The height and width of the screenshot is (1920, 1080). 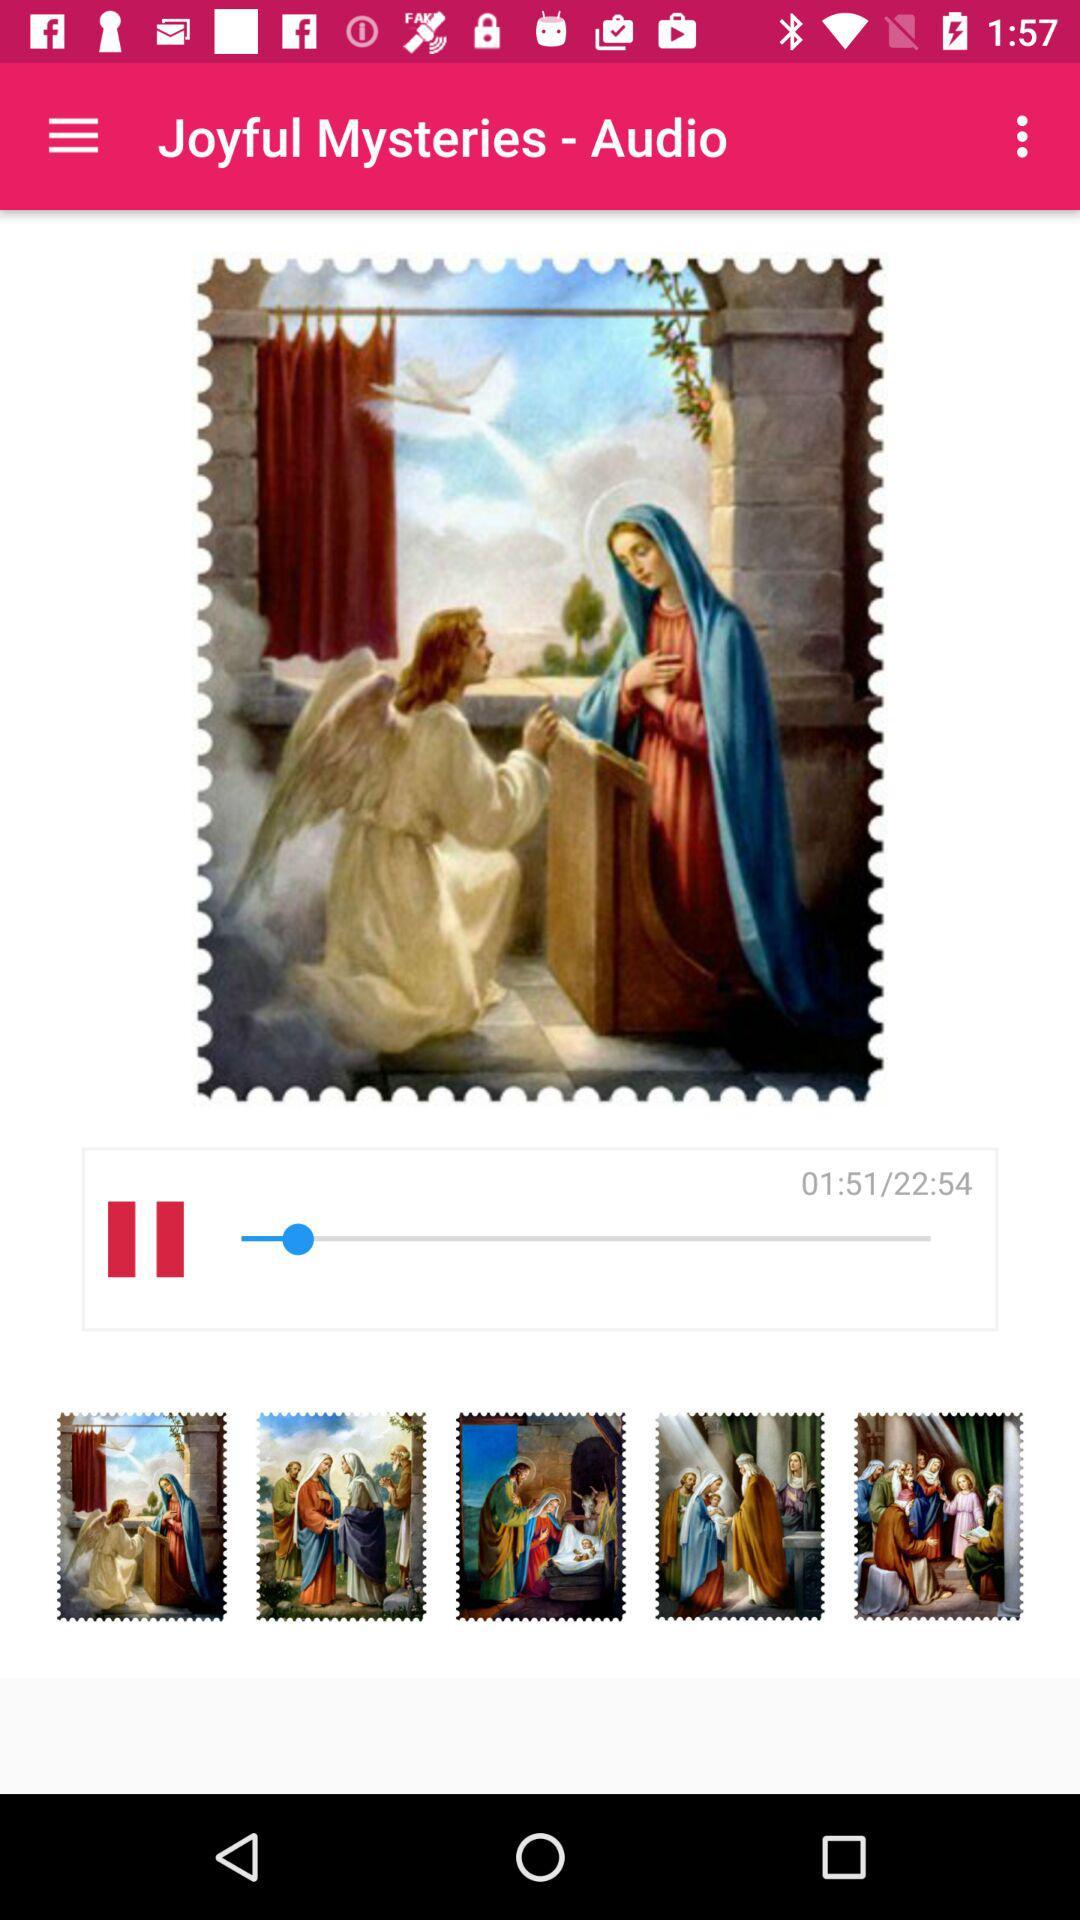 What do you see at coordinates (72, 135) in the screenshot?
I see `the app next to the joyful mysteries - audio icon` at bounding box center [72, 135].